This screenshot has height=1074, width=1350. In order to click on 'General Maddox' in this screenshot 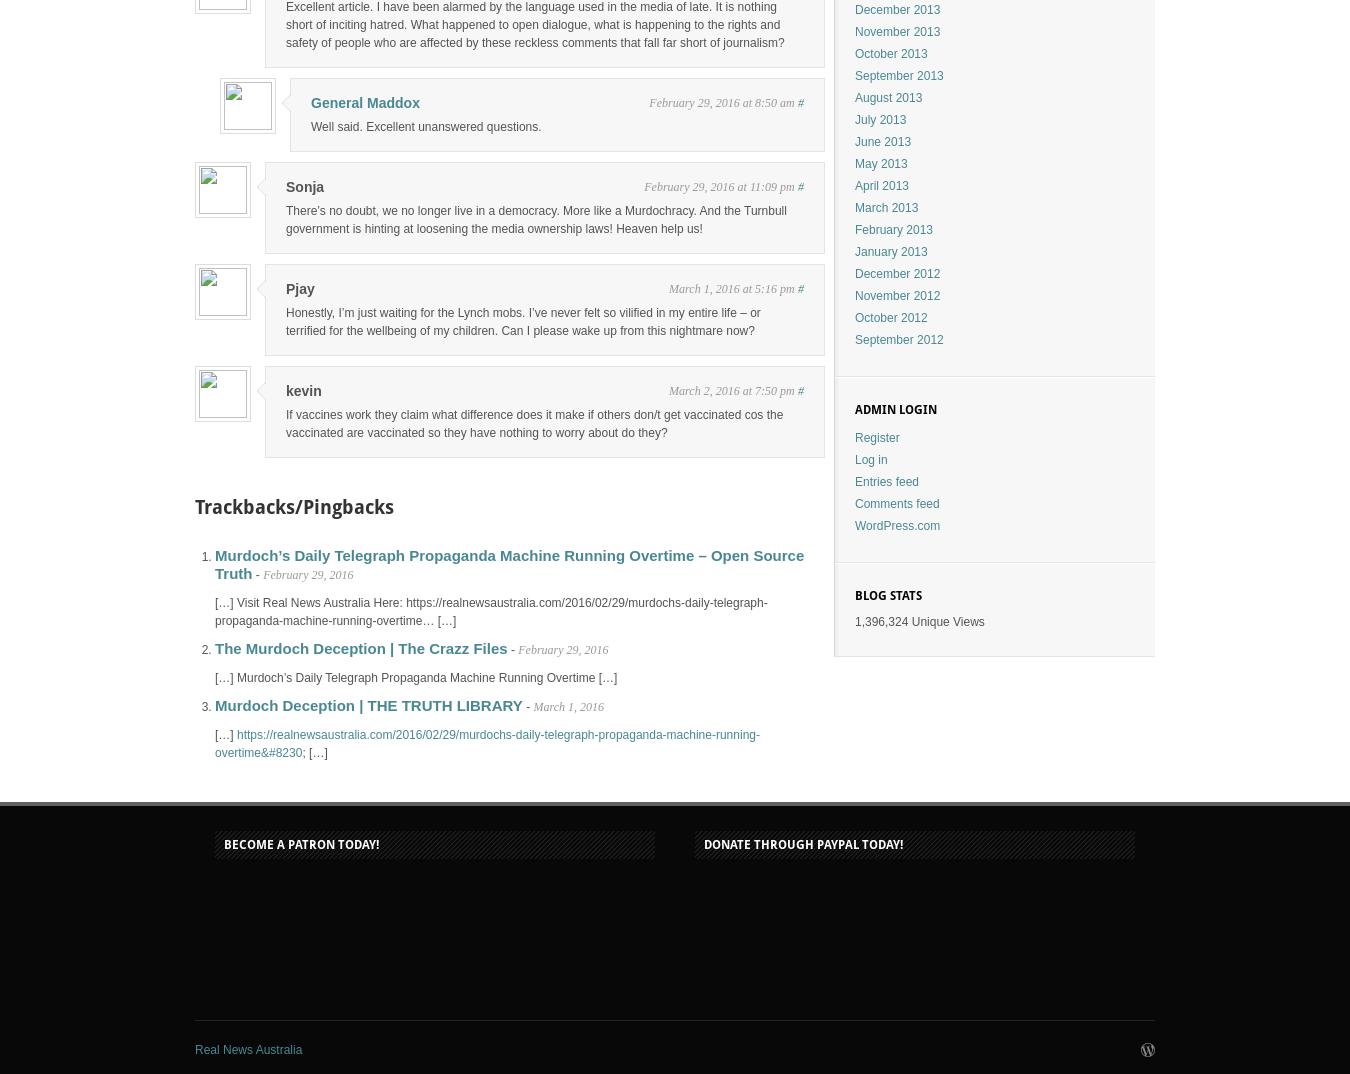, I will do `click(365, 102)`.